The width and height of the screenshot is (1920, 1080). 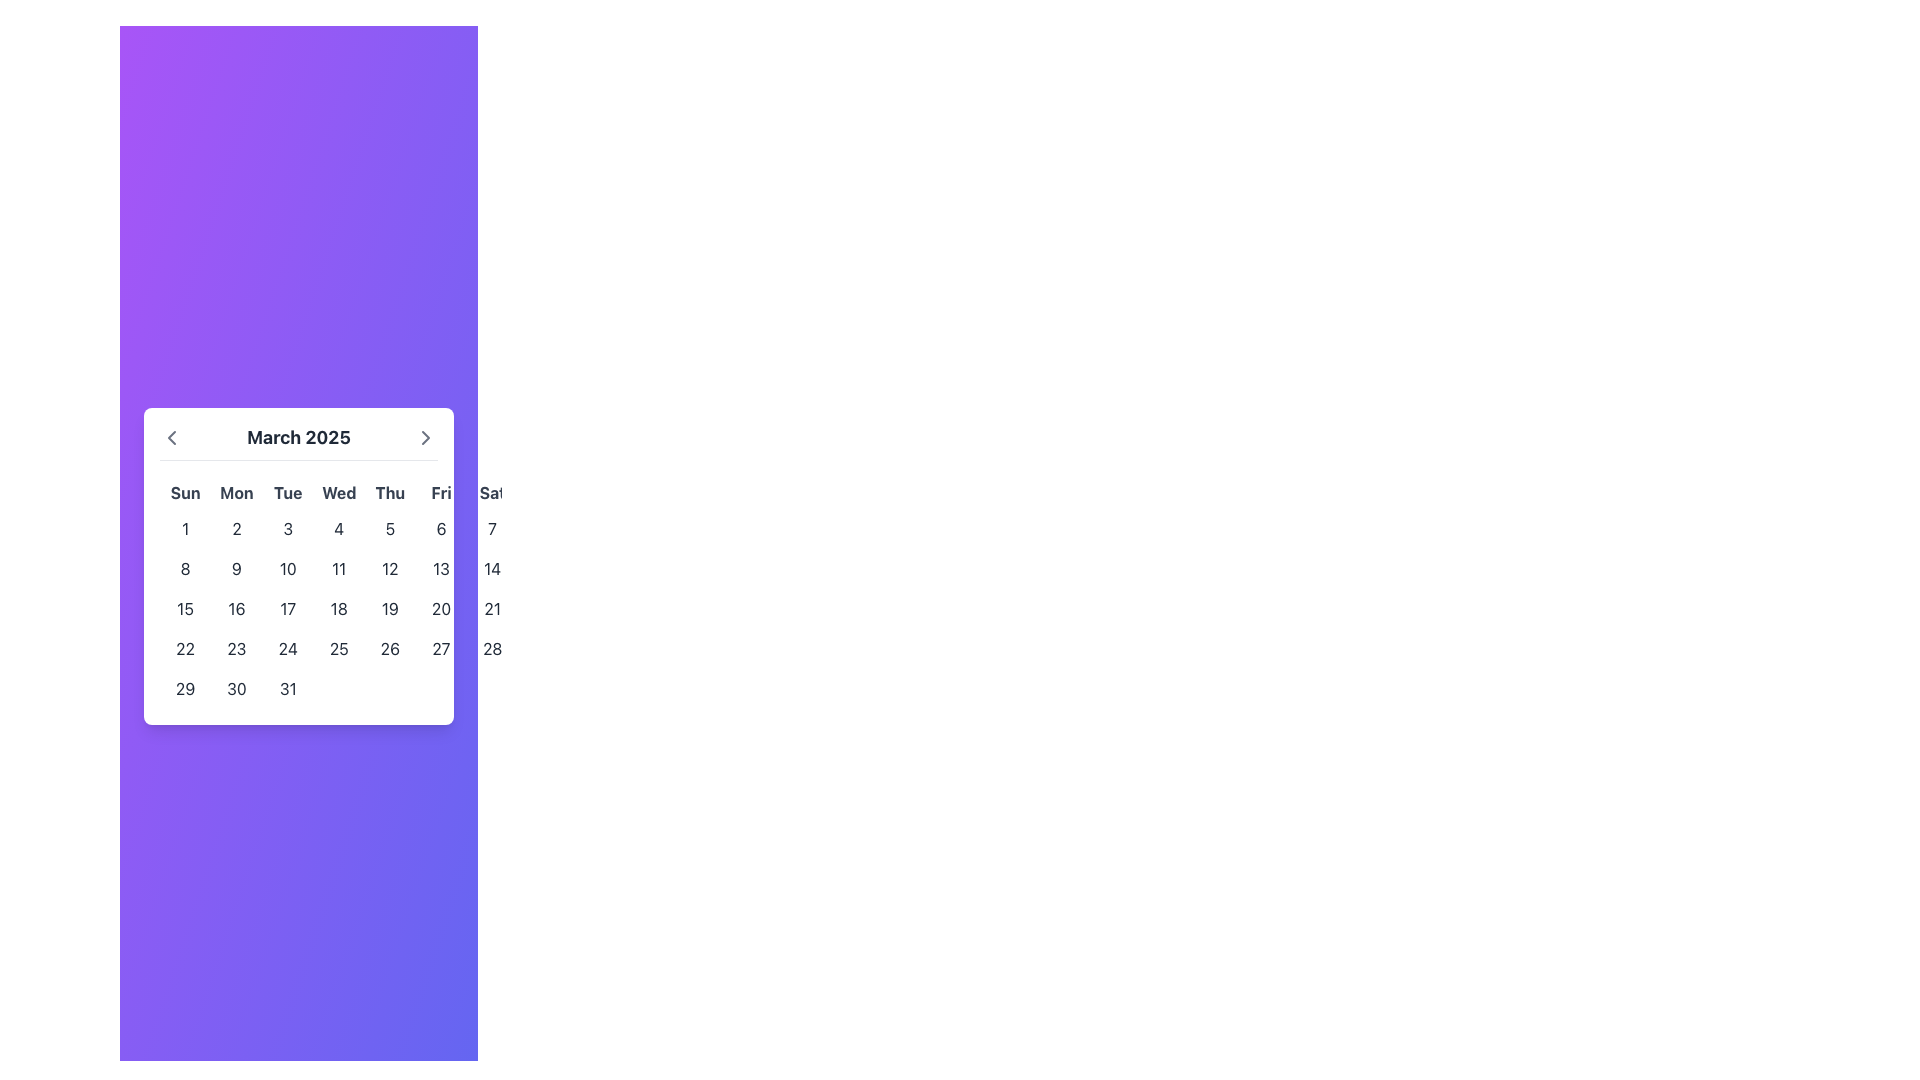 What do you see at coordinates (492, 527) in the screenshot?
I see `the calendar date cell displaying the numeral '7'` at bounding box center [492, 527].